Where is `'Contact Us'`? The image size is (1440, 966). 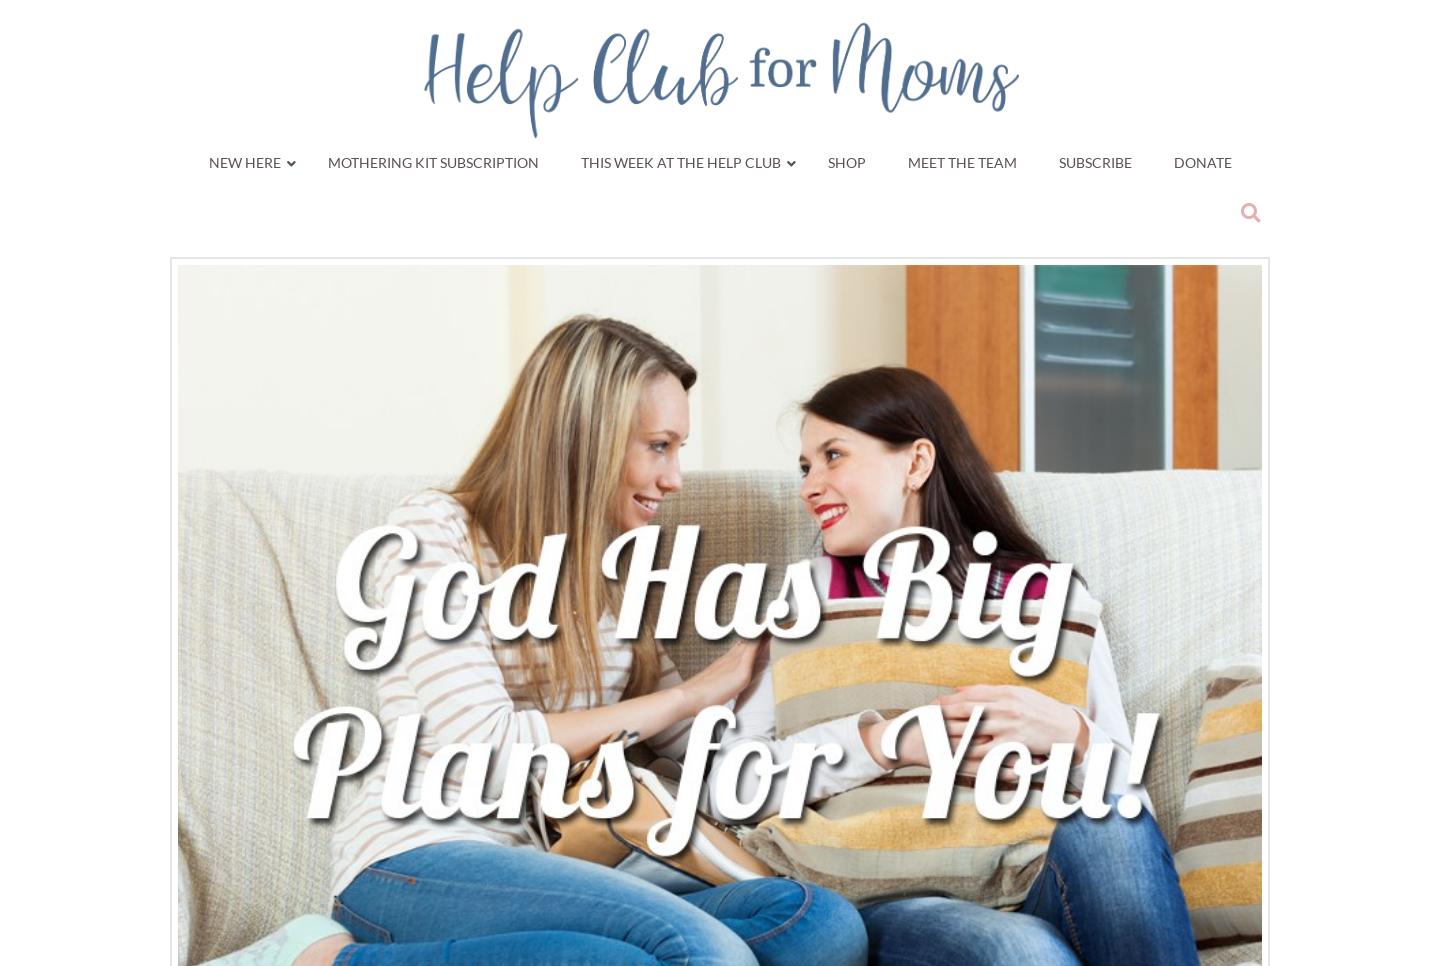
'Contact Us' is located at coordinates (626, 440).